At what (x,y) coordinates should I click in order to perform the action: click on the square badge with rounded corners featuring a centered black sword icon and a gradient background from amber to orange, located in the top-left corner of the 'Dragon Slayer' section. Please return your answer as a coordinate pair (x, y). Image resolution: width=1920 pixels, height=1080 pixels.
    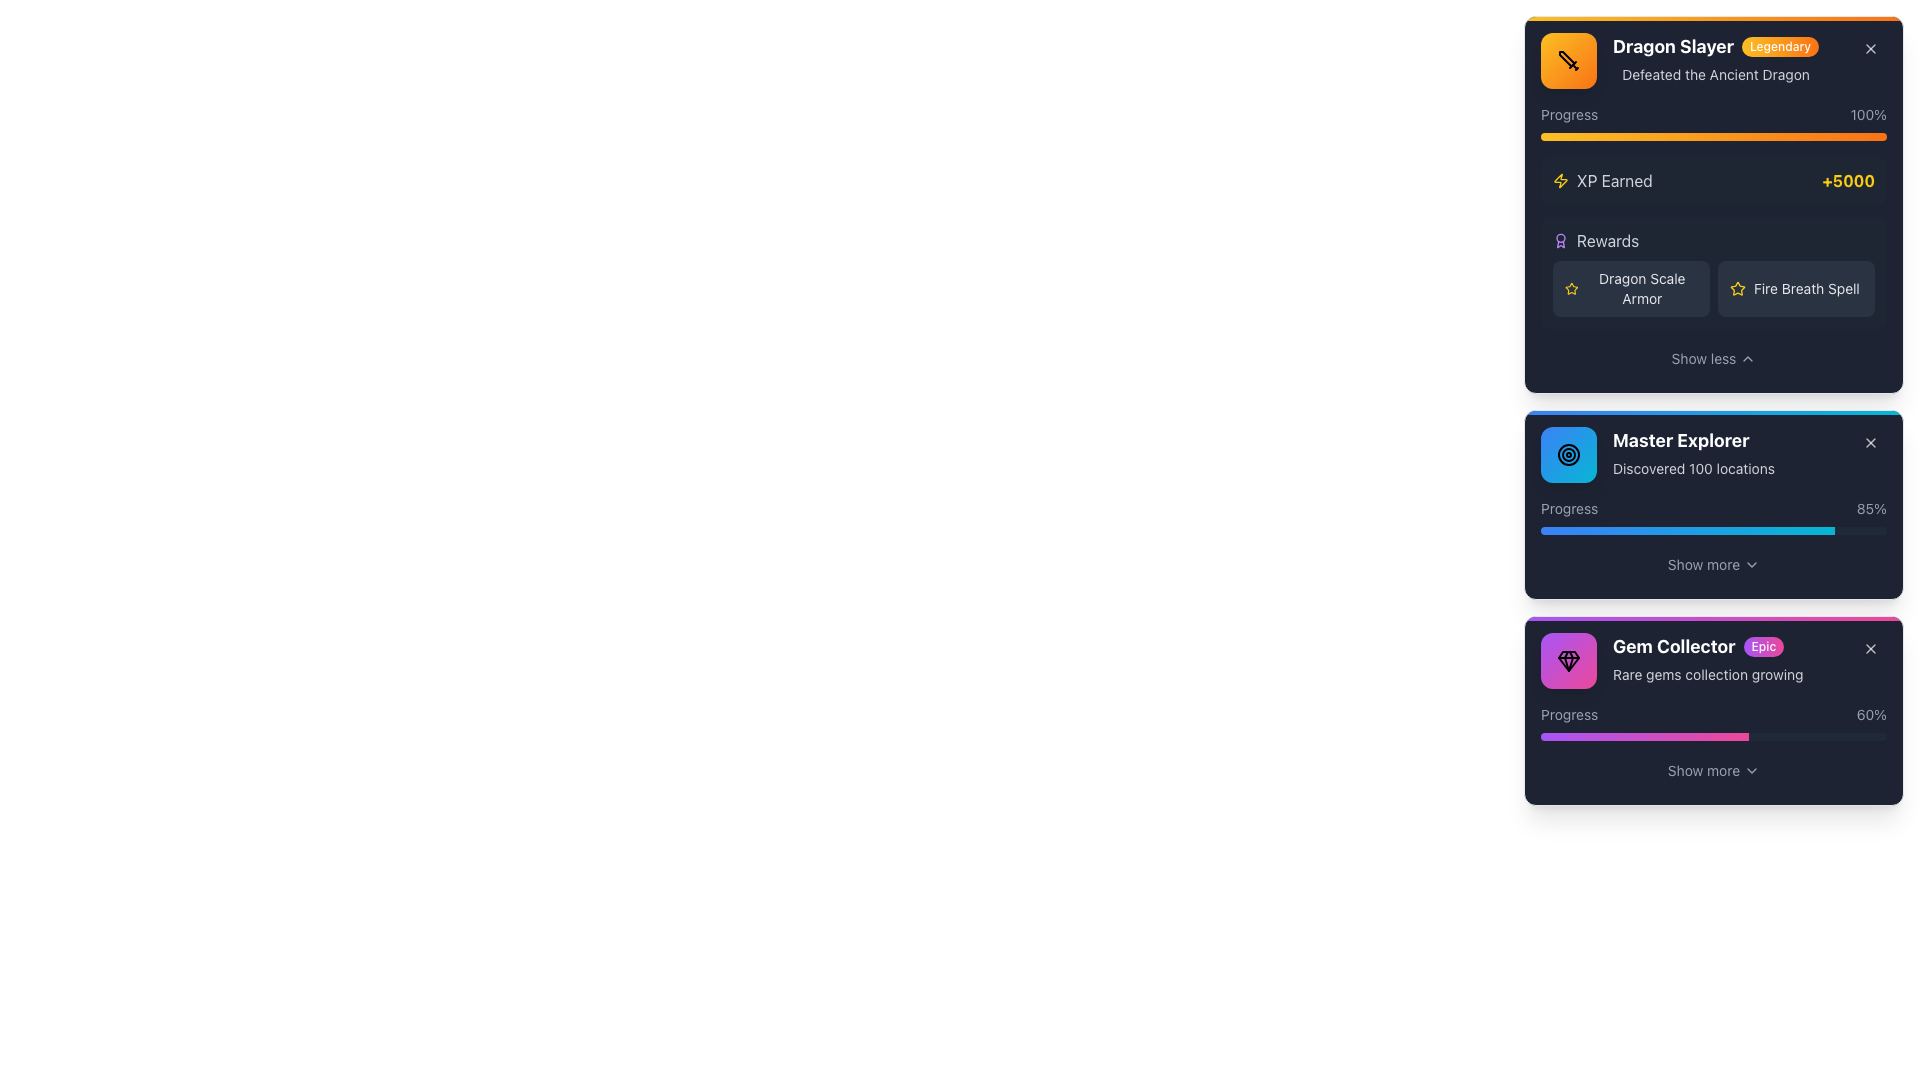
    Looking at the image, I should click on (1568, 60).